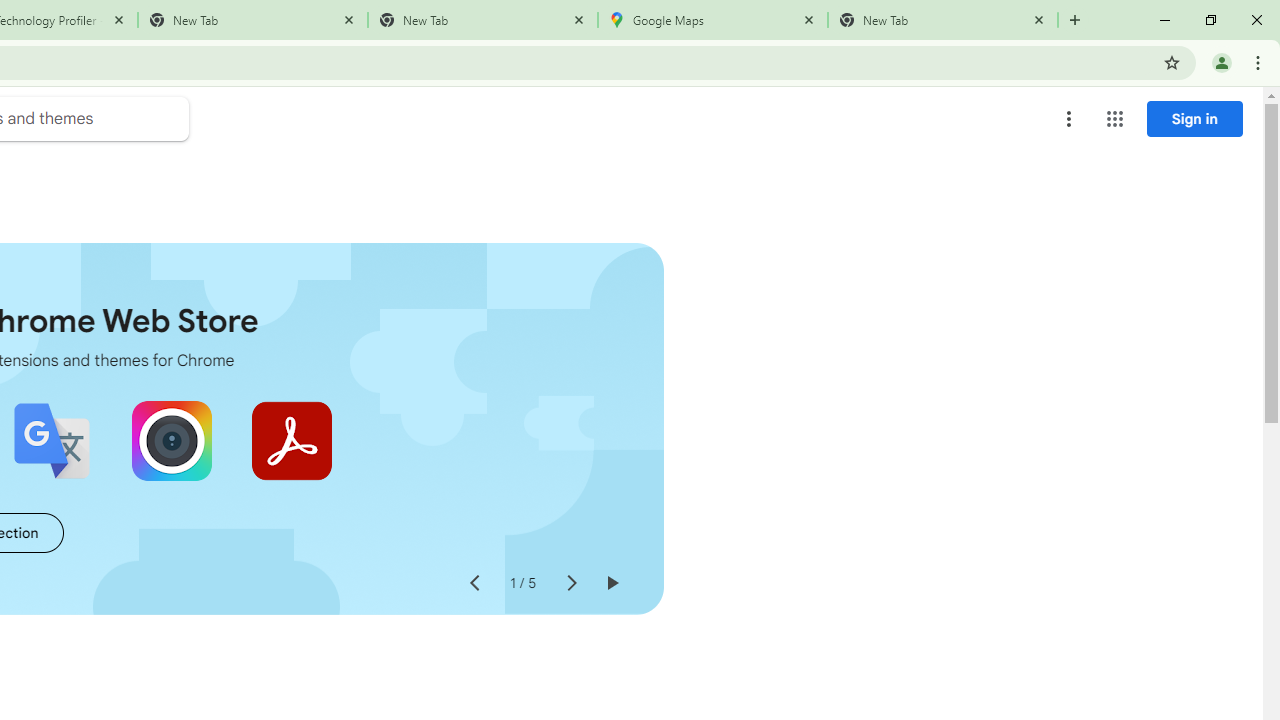 This screenshot has width=1280, height=720. I want to click on 'Google Maps', so click(712, 20).